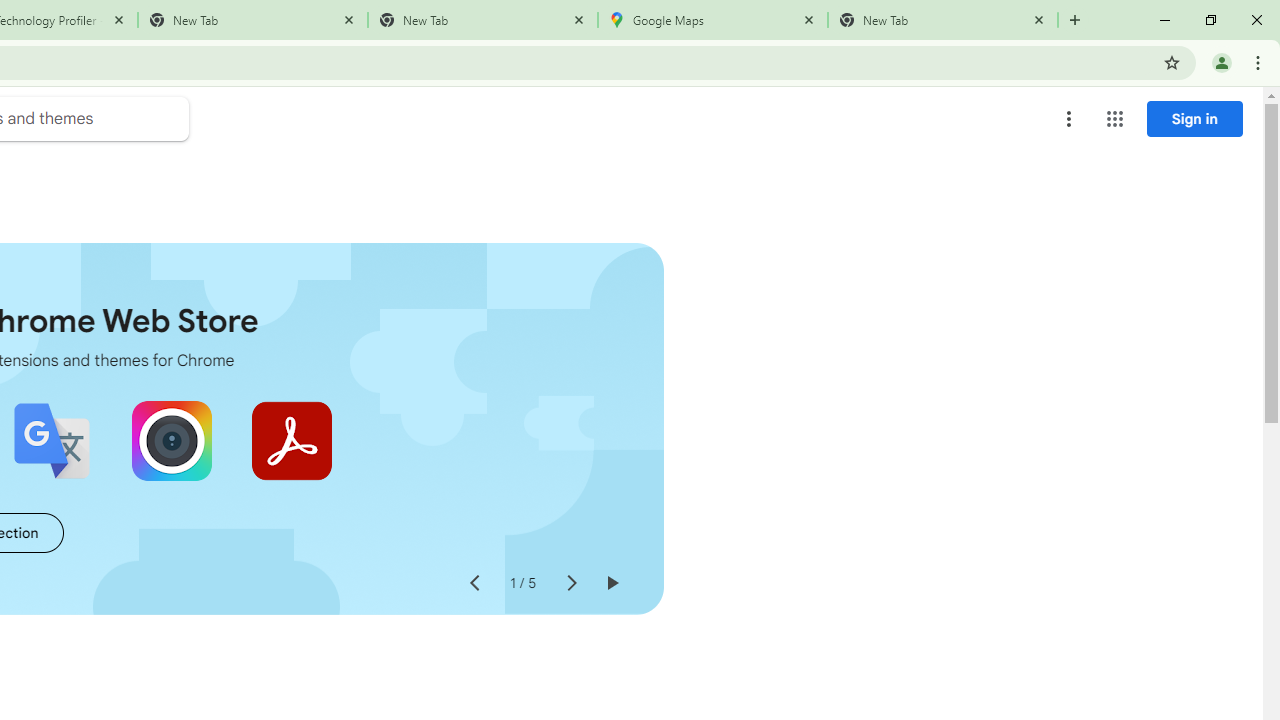 This screenshot has width=1280, height=720. I want to click on 'Google Maps', so click(712, 20).